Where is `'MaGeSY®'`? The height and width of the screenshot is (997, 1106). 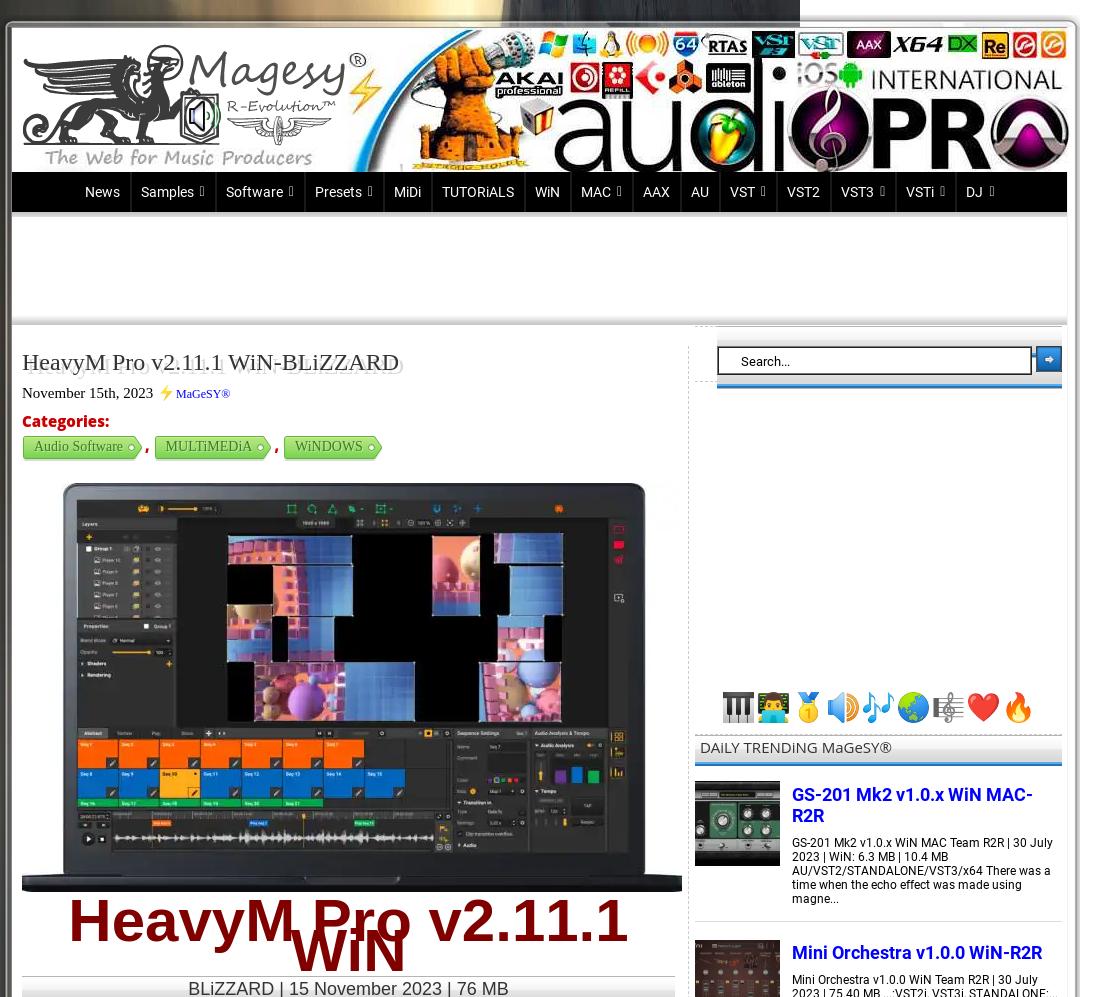 'MaGeSY®' is located at coordinates (174, 394).